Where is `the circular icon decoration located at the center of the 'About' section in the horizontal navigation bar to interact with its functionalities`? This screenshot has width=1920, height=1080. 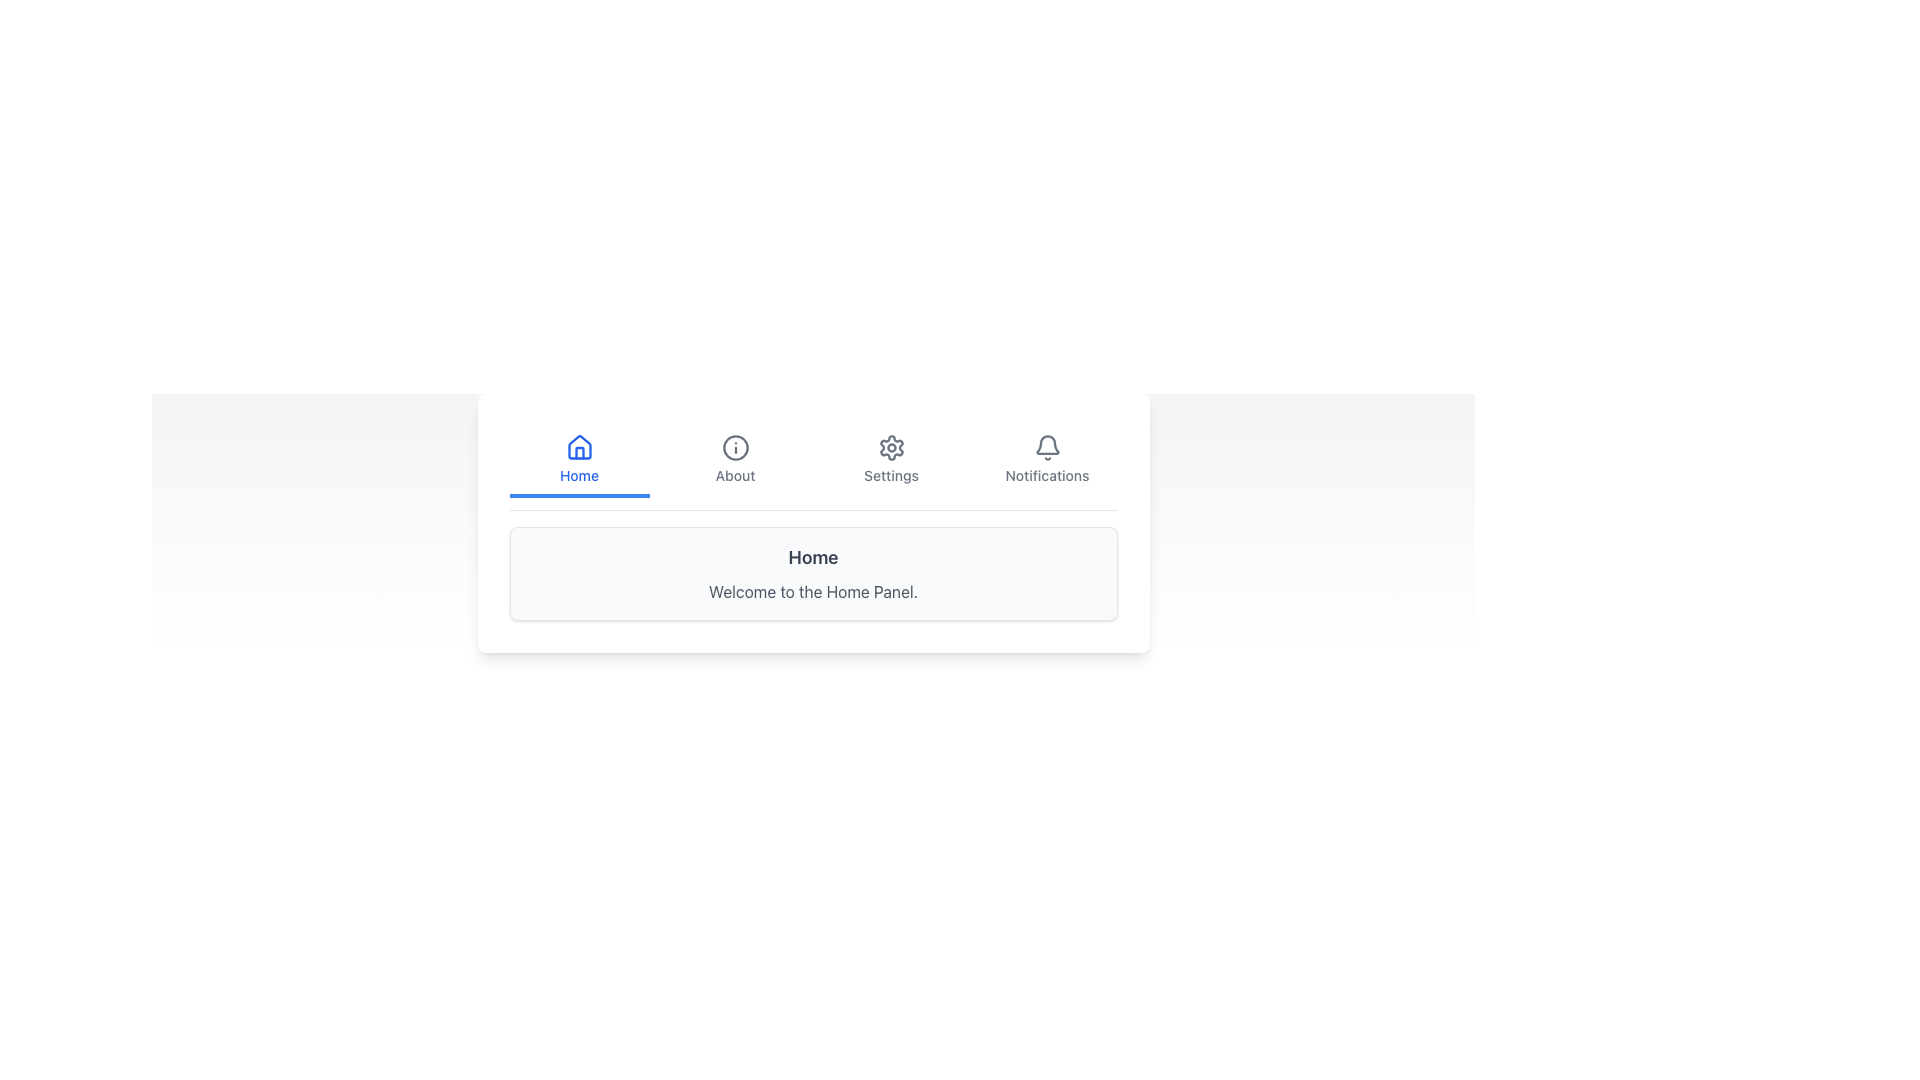 the circular icon decoration located at the center of the 'About' section in the horizontal navigation bar to interact with its functionalities is located at coordinates (734, 446).